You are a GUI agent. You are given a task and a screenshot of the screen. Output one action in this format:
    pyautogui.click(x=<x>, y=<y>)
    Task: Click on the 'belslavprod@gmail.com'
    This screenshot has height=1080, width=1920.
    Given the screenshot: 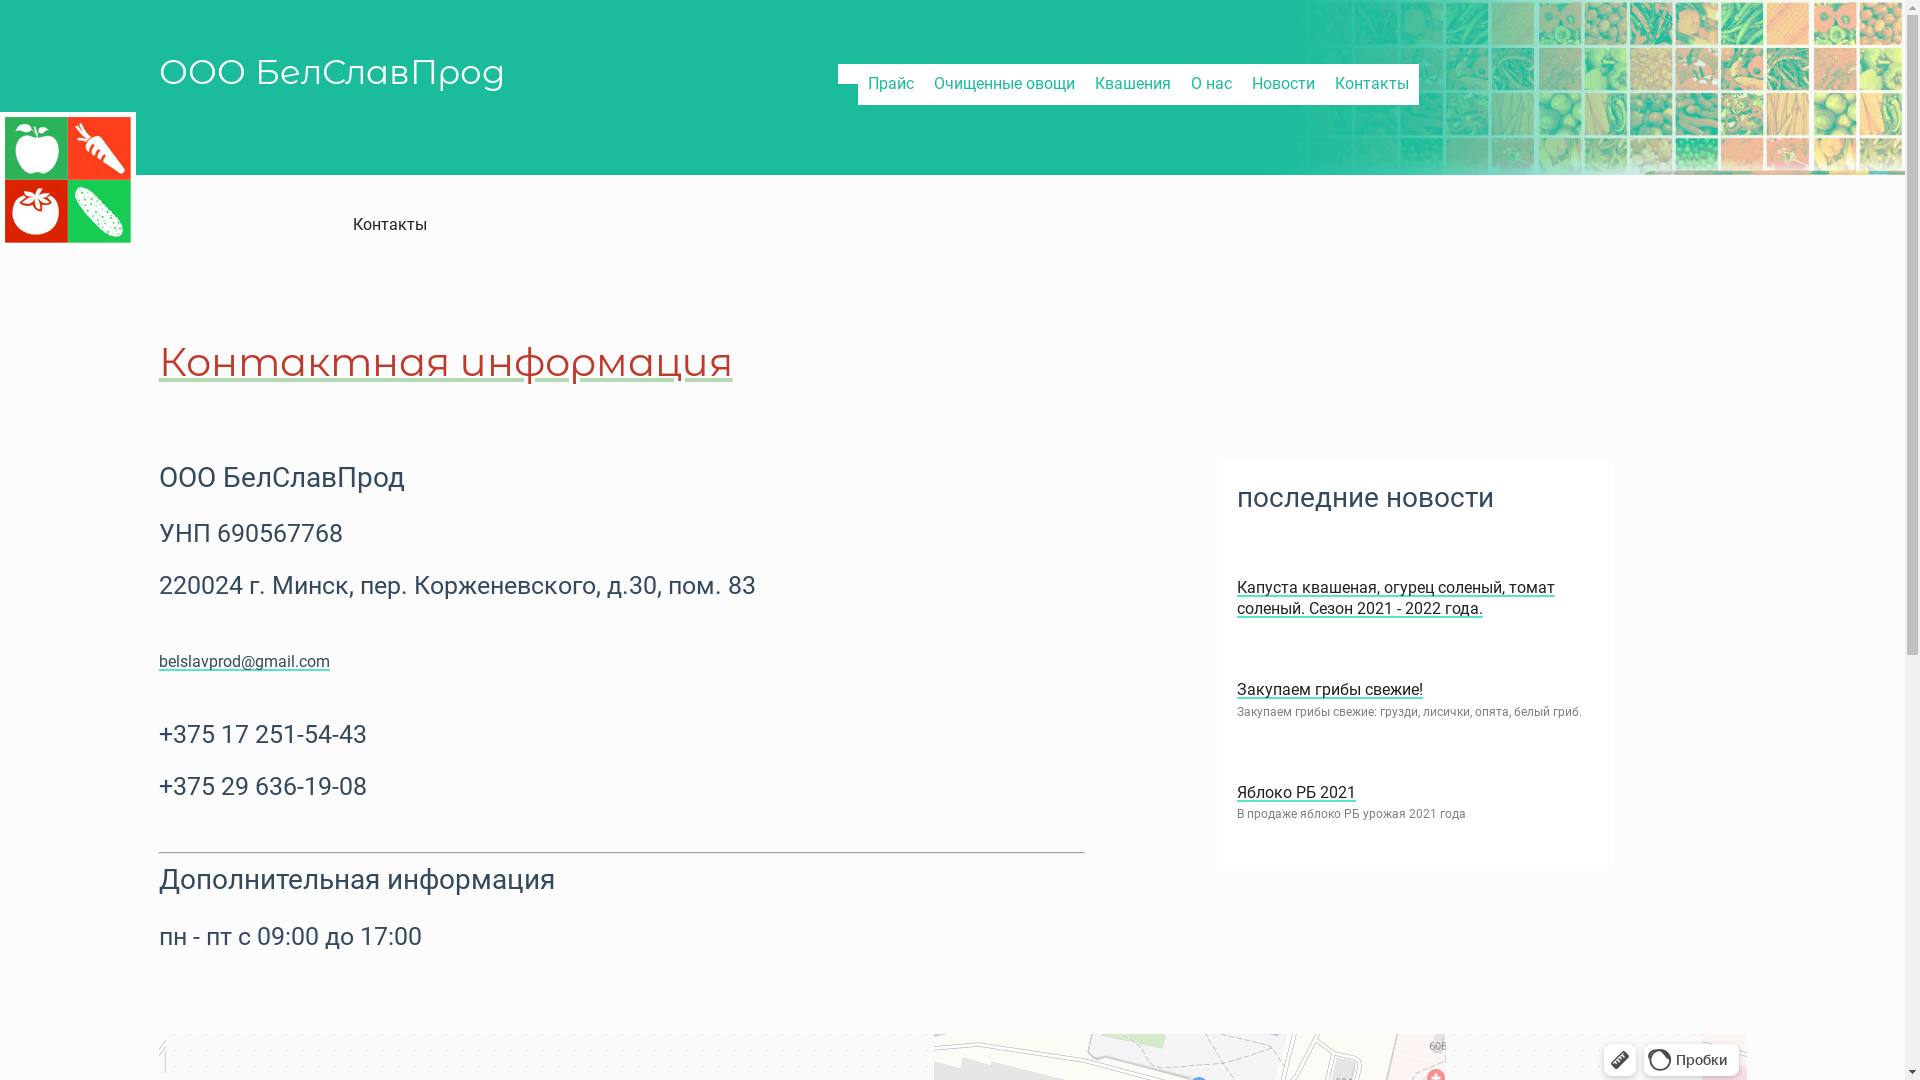 What is the action you would take?
    pyautogui.click(x=243, y=661)
    